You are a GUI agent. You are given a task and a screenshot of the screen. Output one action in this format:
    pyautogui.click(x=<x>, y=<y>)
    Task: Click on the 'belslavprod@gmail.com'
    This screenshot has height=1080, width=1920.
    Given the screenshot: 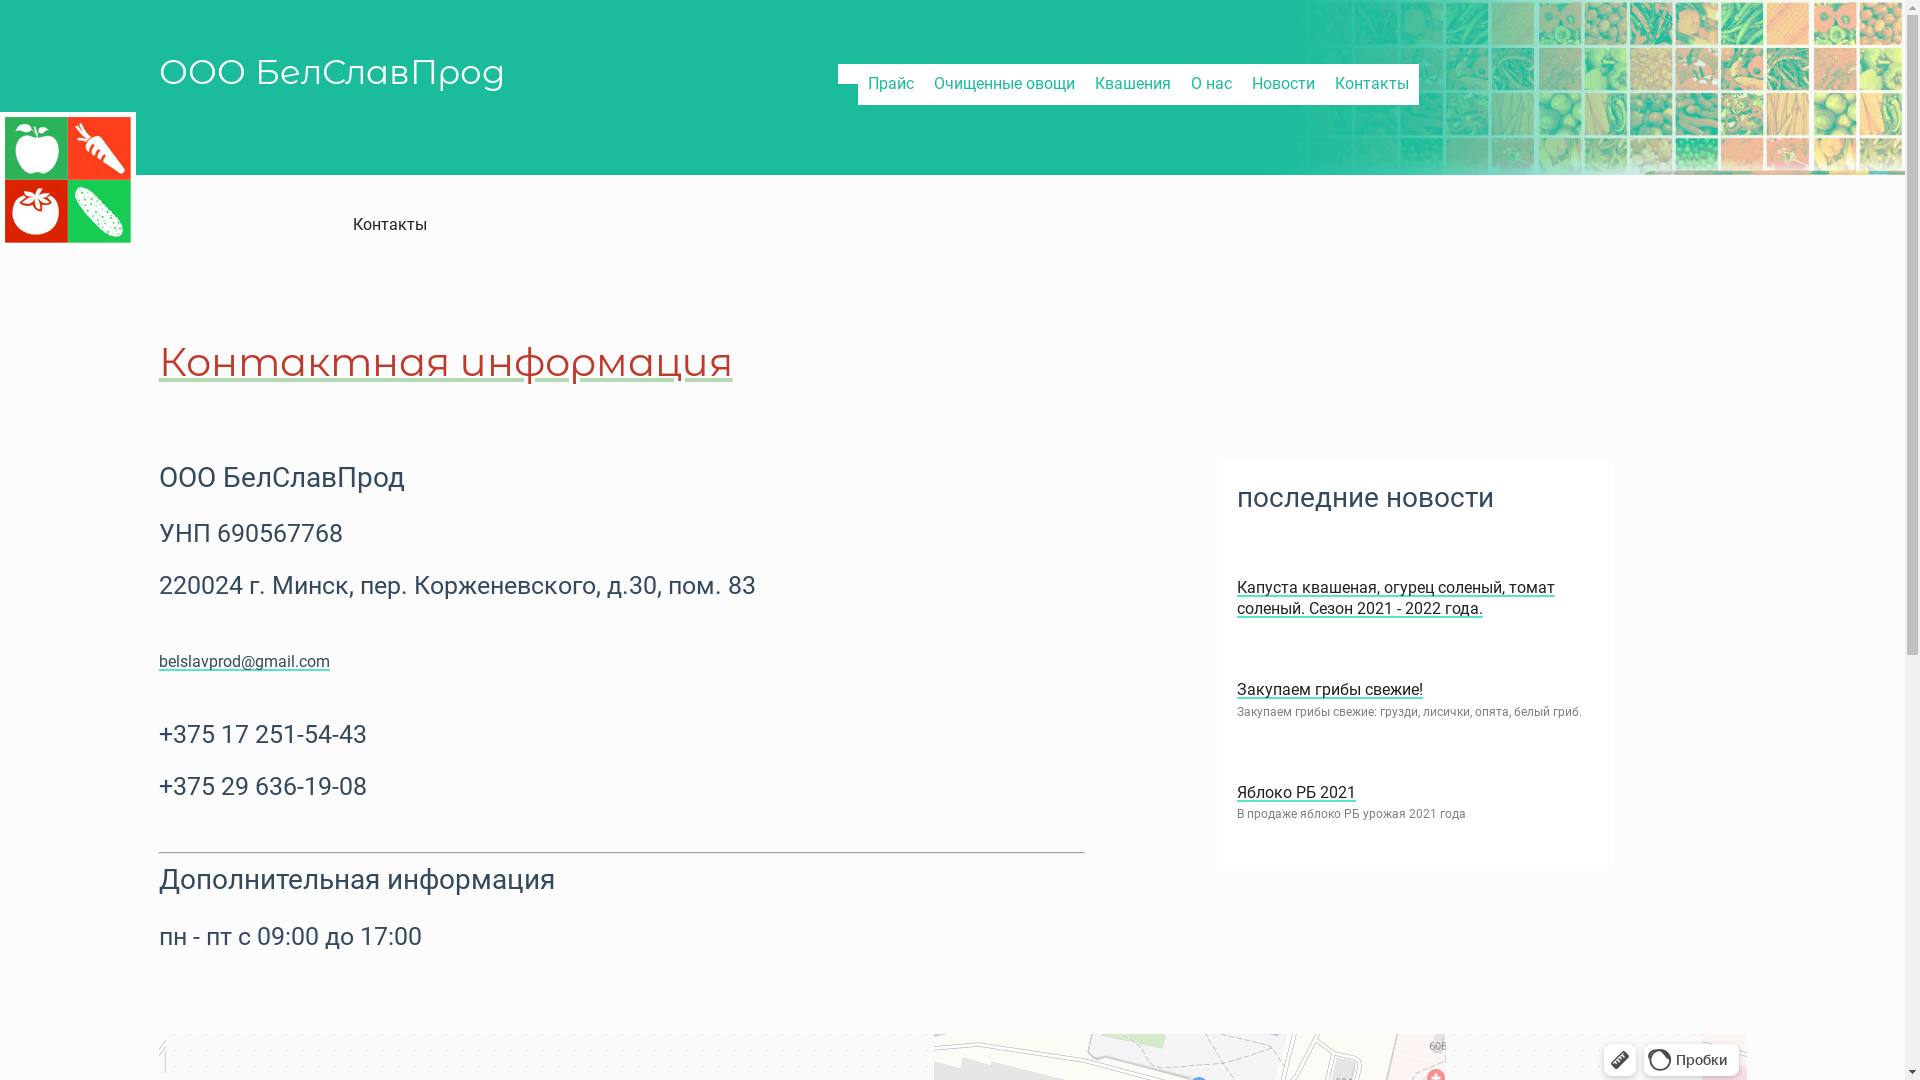 What is the action you would take?
    pyautogui.click(x=243, y=661)
    